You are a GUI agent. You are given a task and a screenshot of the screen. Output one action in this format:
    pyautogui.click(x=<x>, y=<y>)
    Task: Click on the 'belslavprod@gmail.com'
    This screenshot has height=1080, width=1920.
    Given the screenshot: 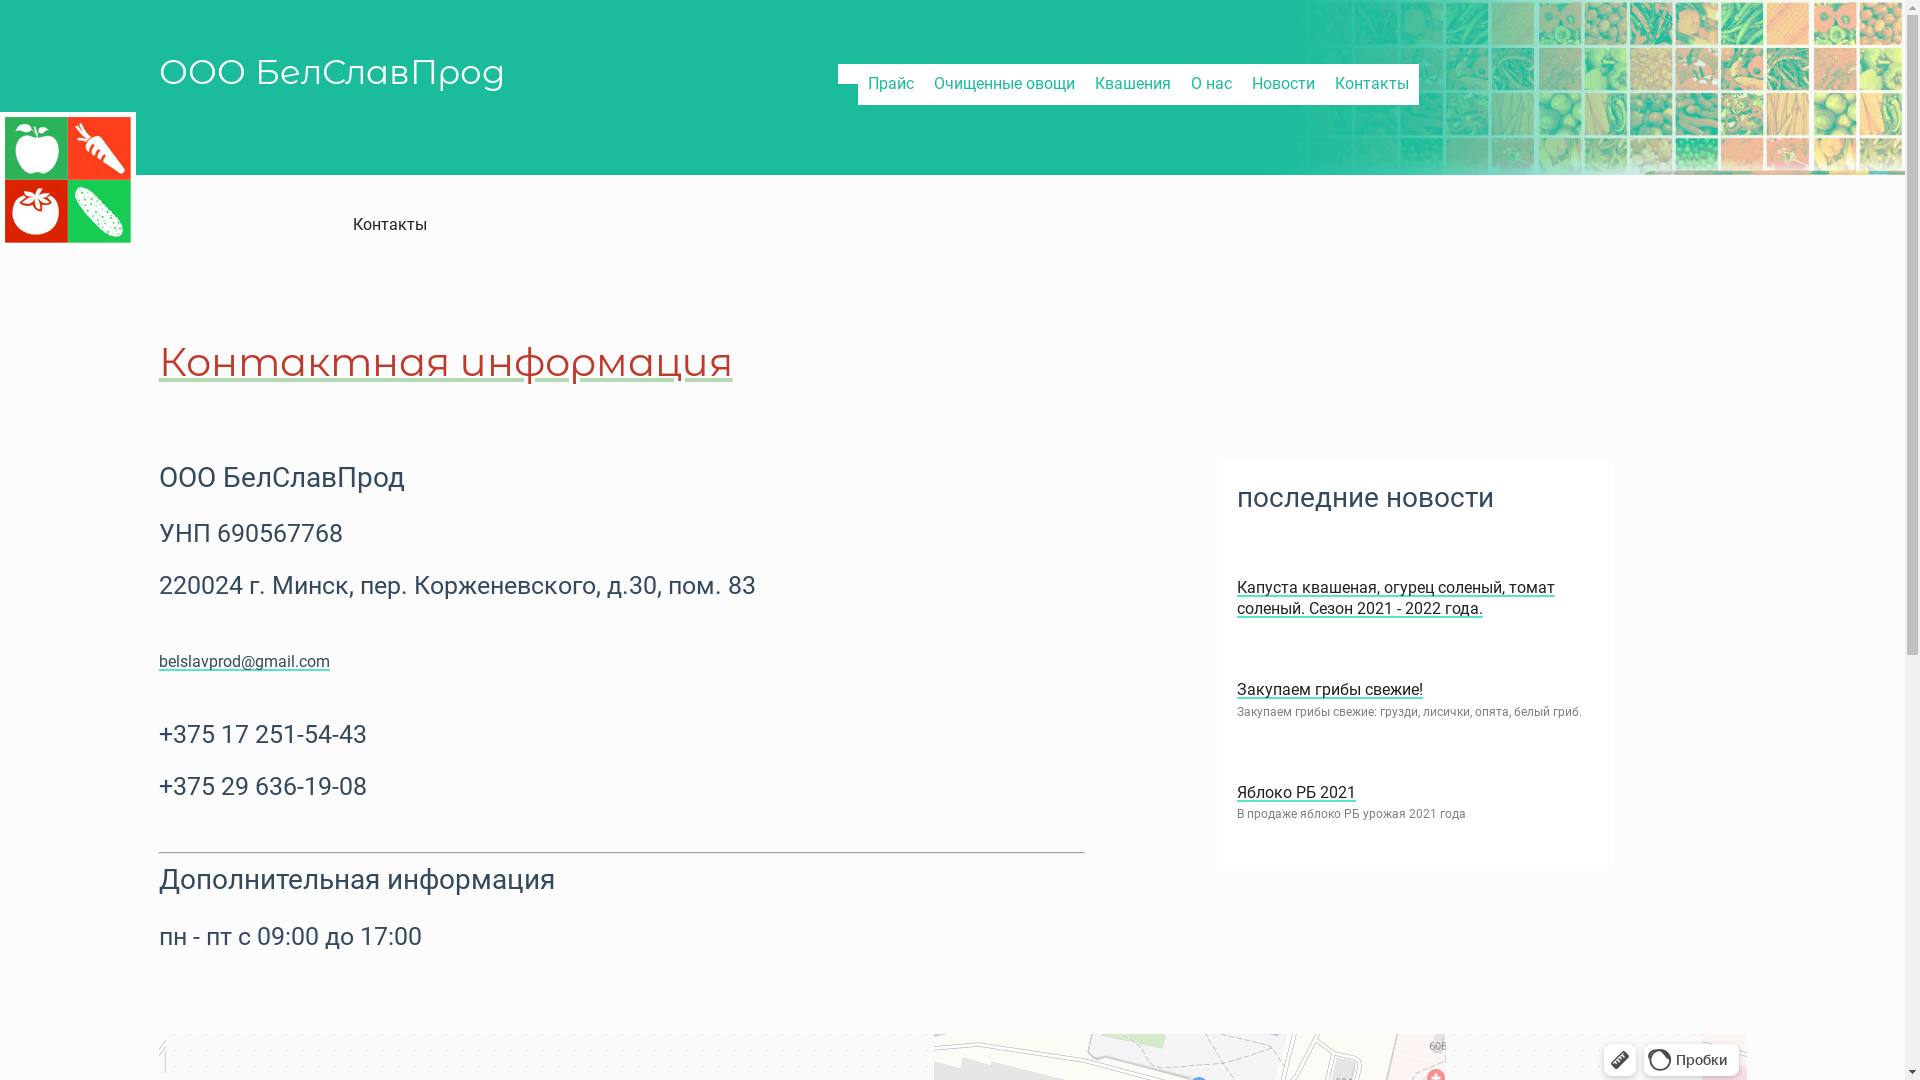 What is the action you would take?
    pyautogui.click(x=243, y=661)
    